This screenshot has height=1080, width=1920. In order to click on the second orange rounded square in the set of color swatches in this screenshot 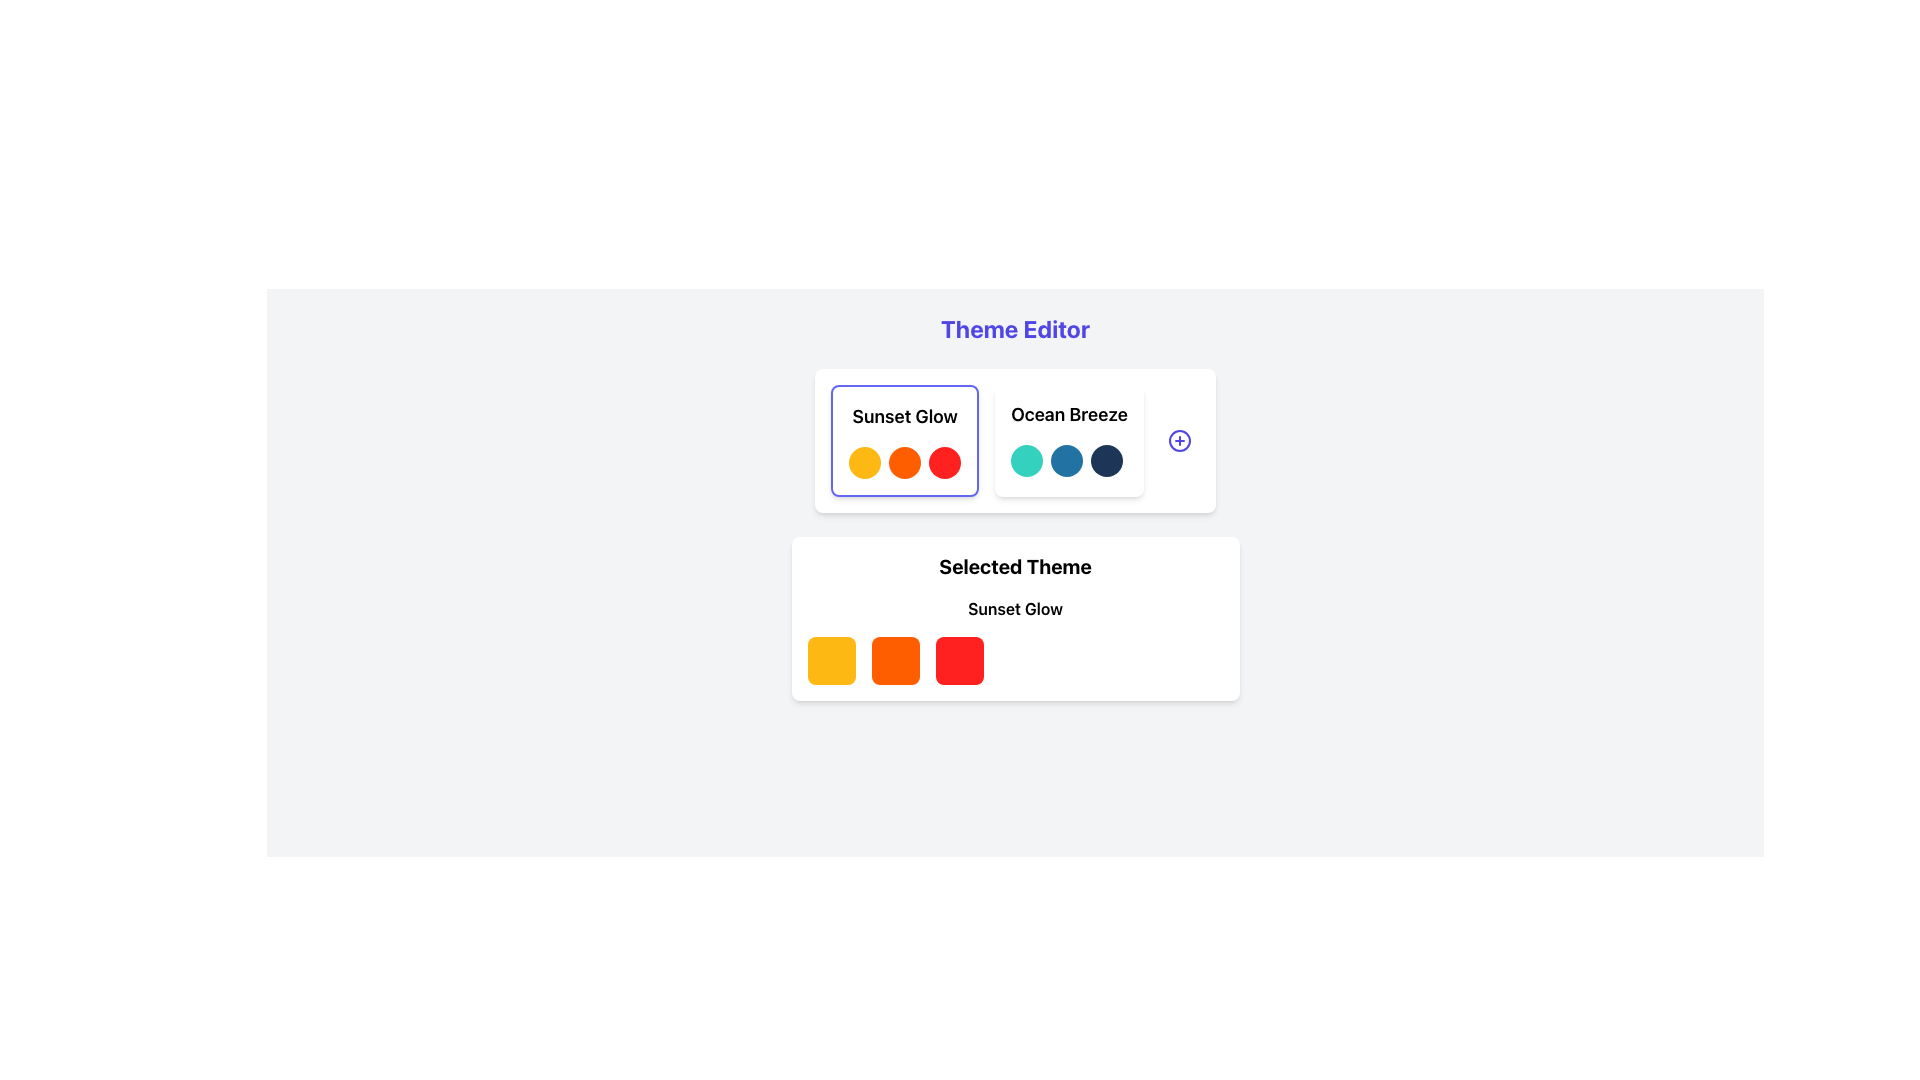, I will do `click(894, 660)`.